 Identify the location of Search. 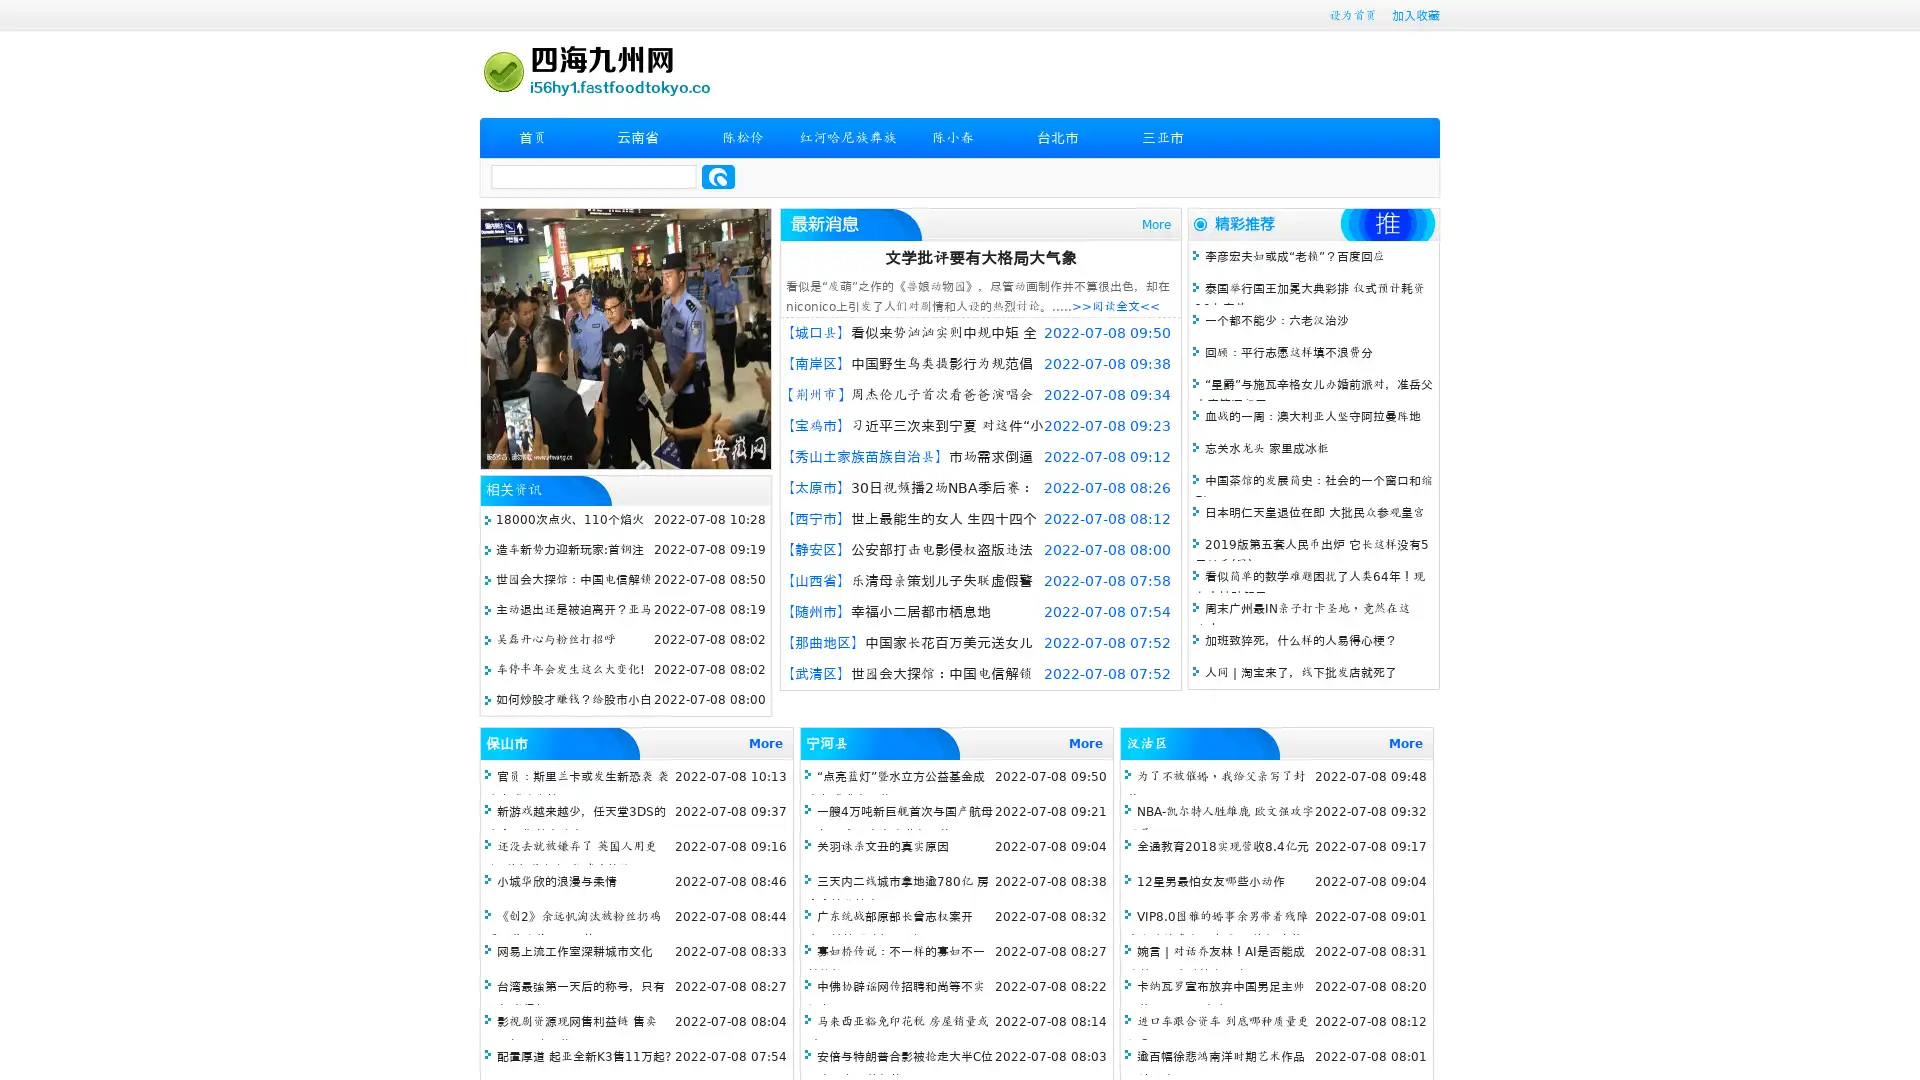
(718, 176).